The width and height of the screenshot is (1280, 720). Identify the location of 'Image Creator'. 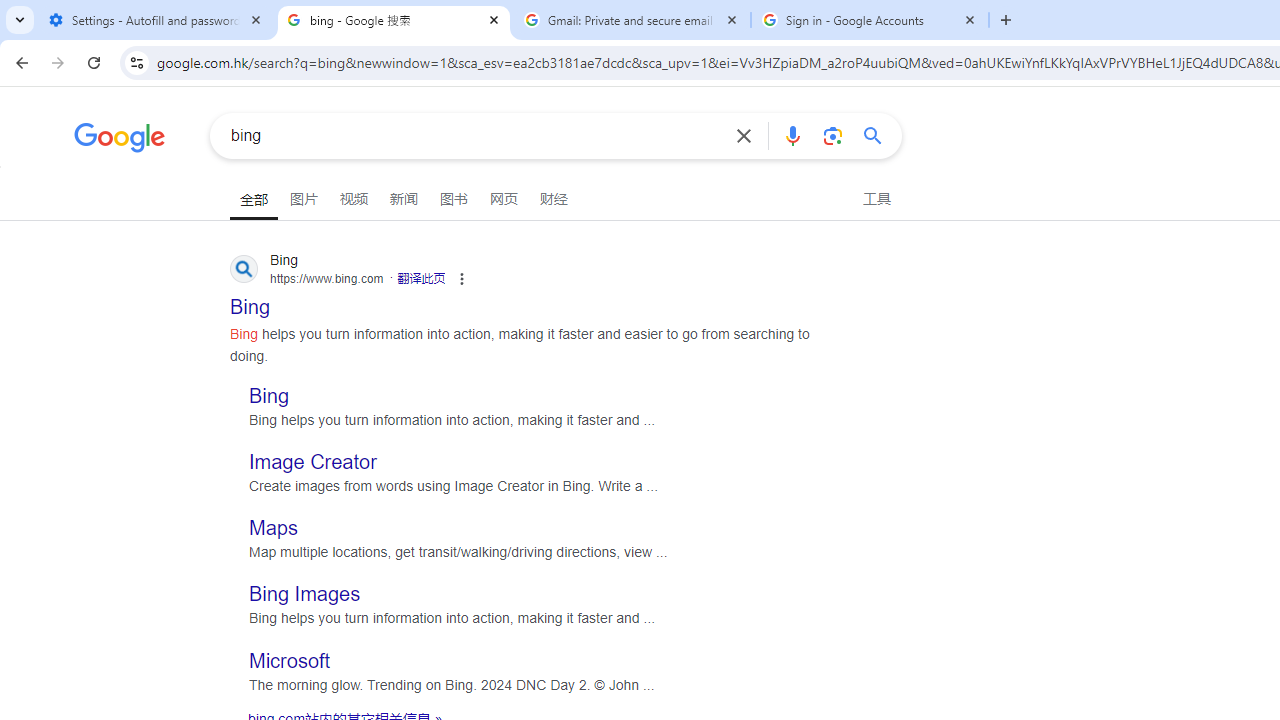
(312, 462).